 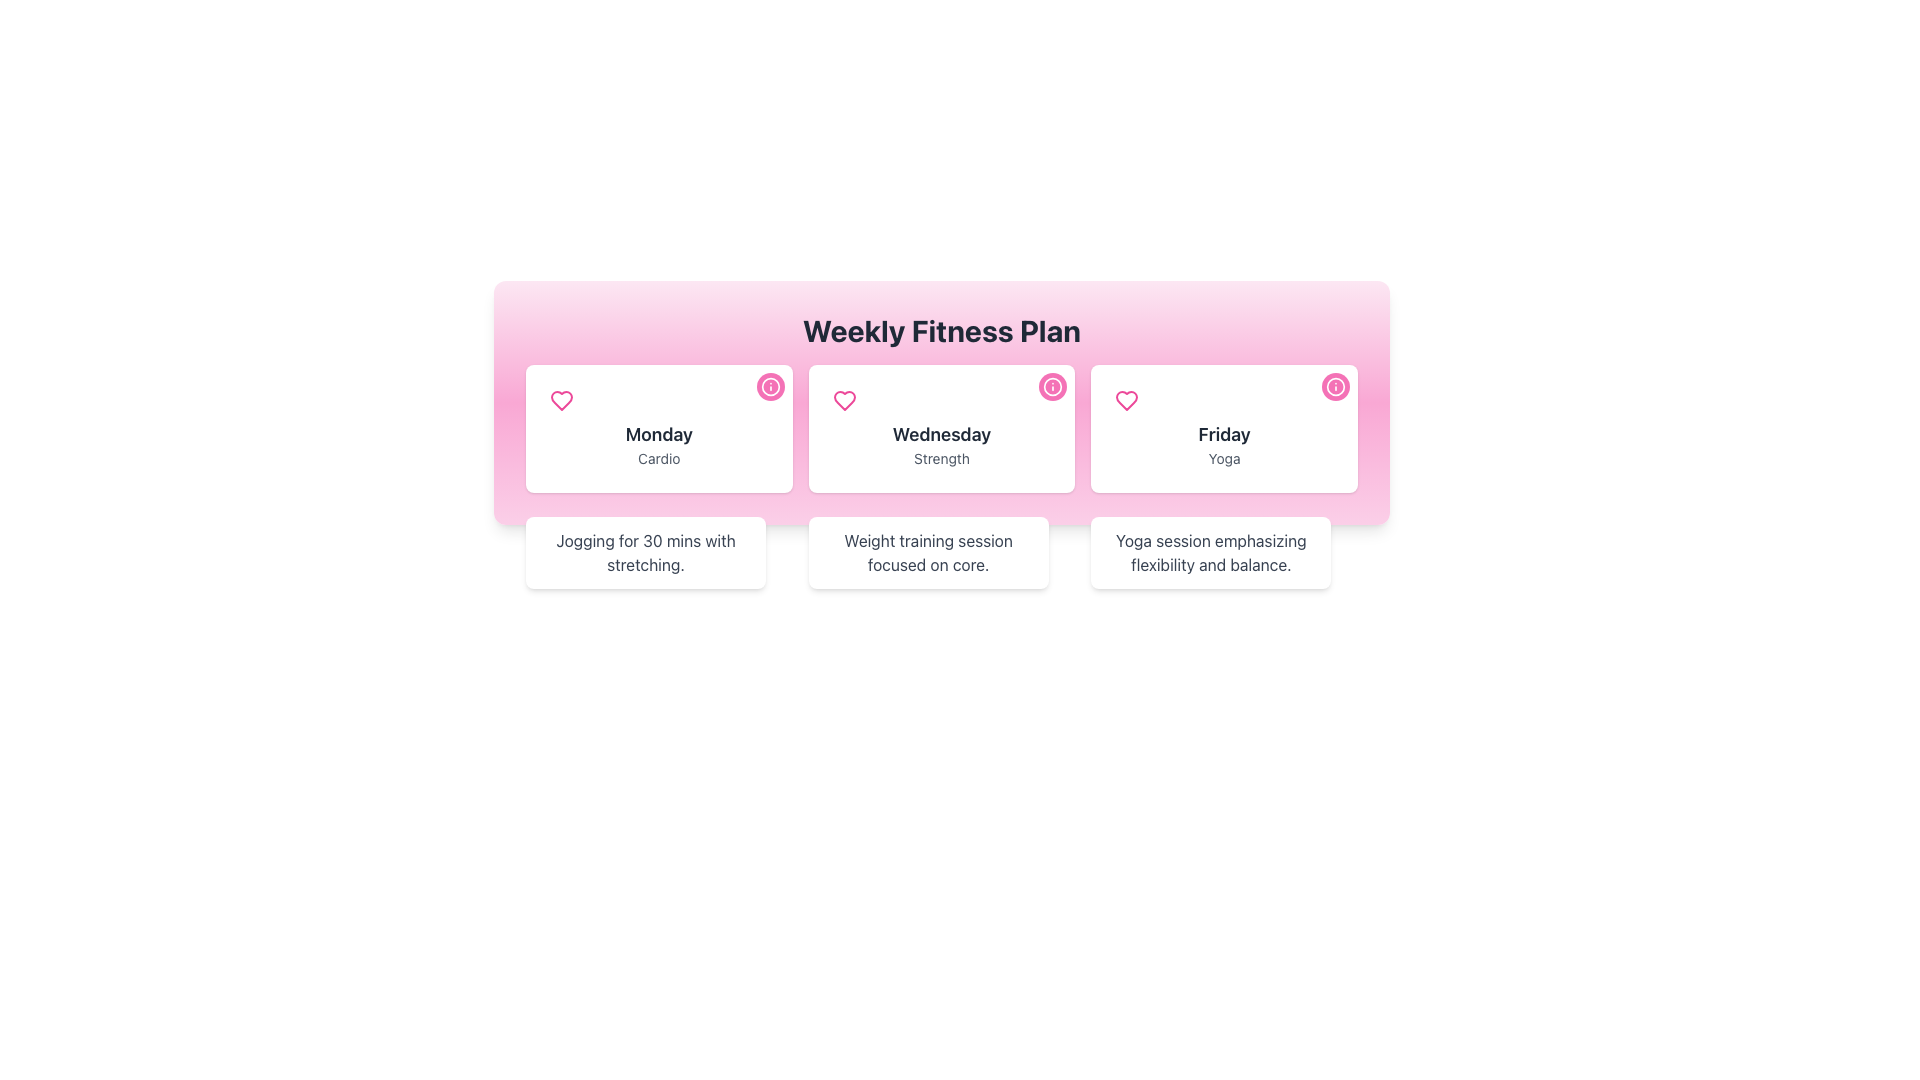 What do you see at coordinates (1223, 427) in the screenshot?
I see `the third card in the grid, which features the day 'Friday' and the text 'Yoga'` at bounding box center [1223, 427].